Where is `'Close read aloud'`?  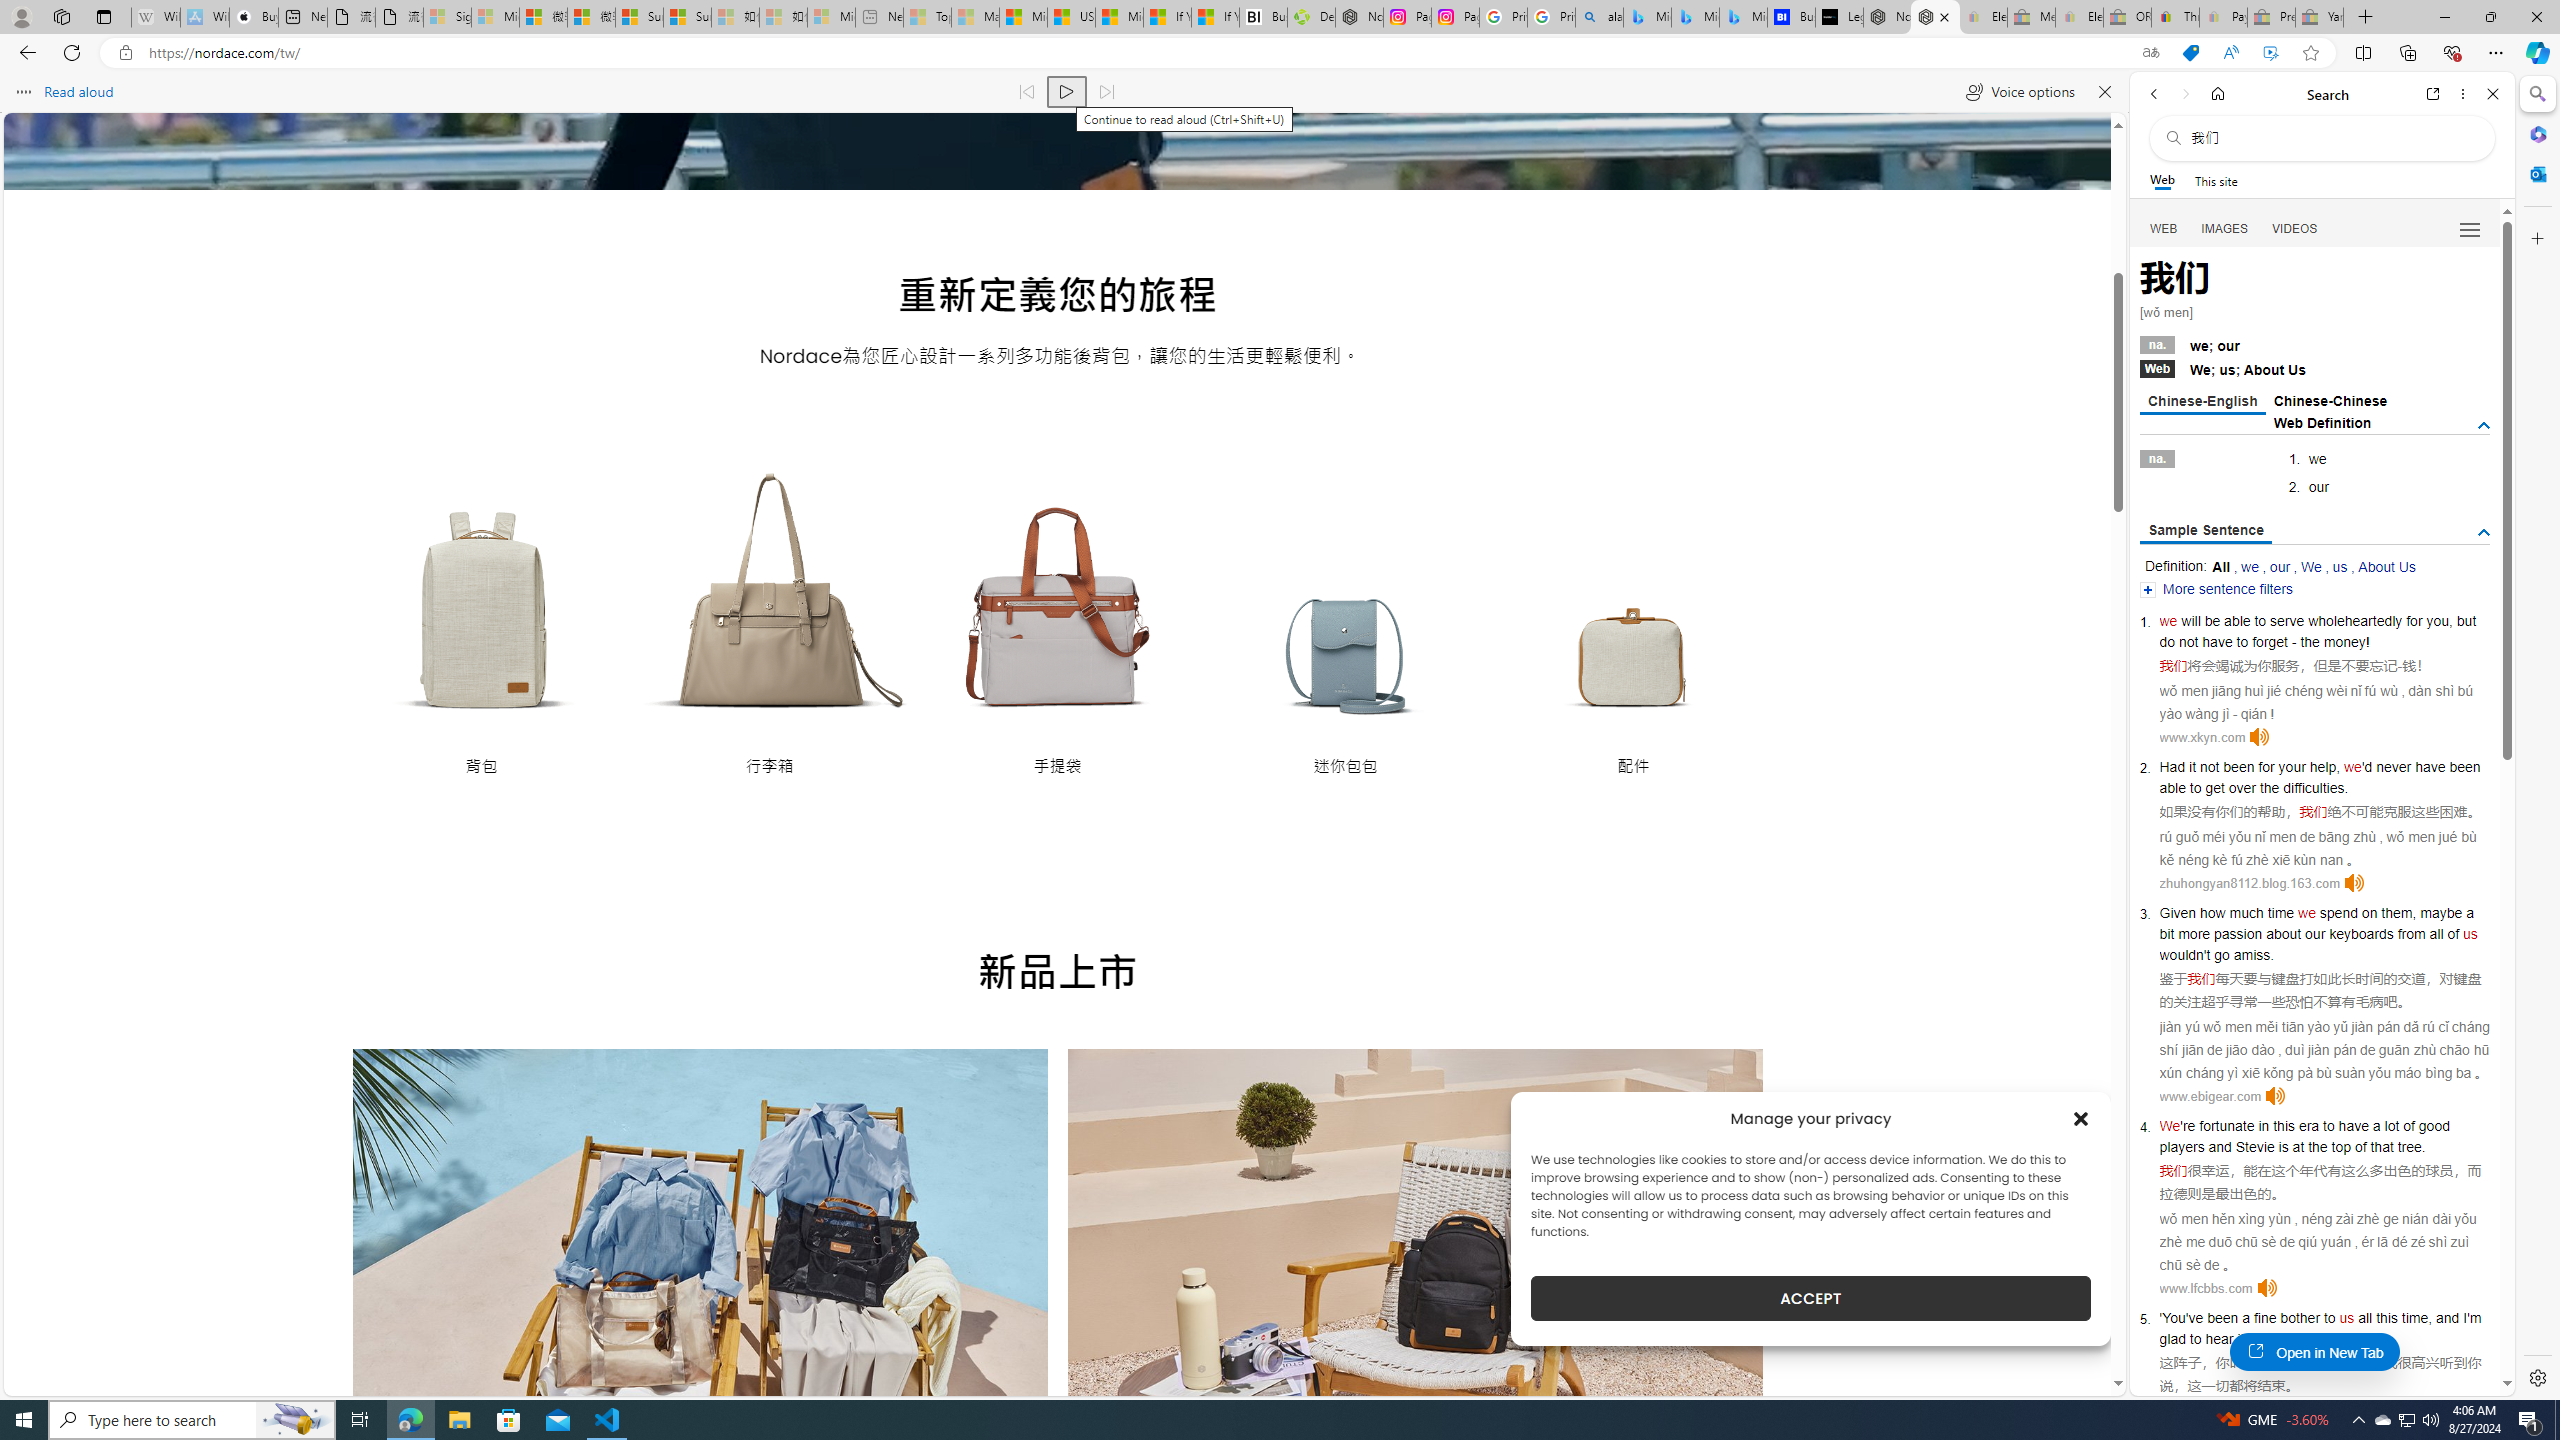
'Close read aloud' is located at coordinates (2103, 91).